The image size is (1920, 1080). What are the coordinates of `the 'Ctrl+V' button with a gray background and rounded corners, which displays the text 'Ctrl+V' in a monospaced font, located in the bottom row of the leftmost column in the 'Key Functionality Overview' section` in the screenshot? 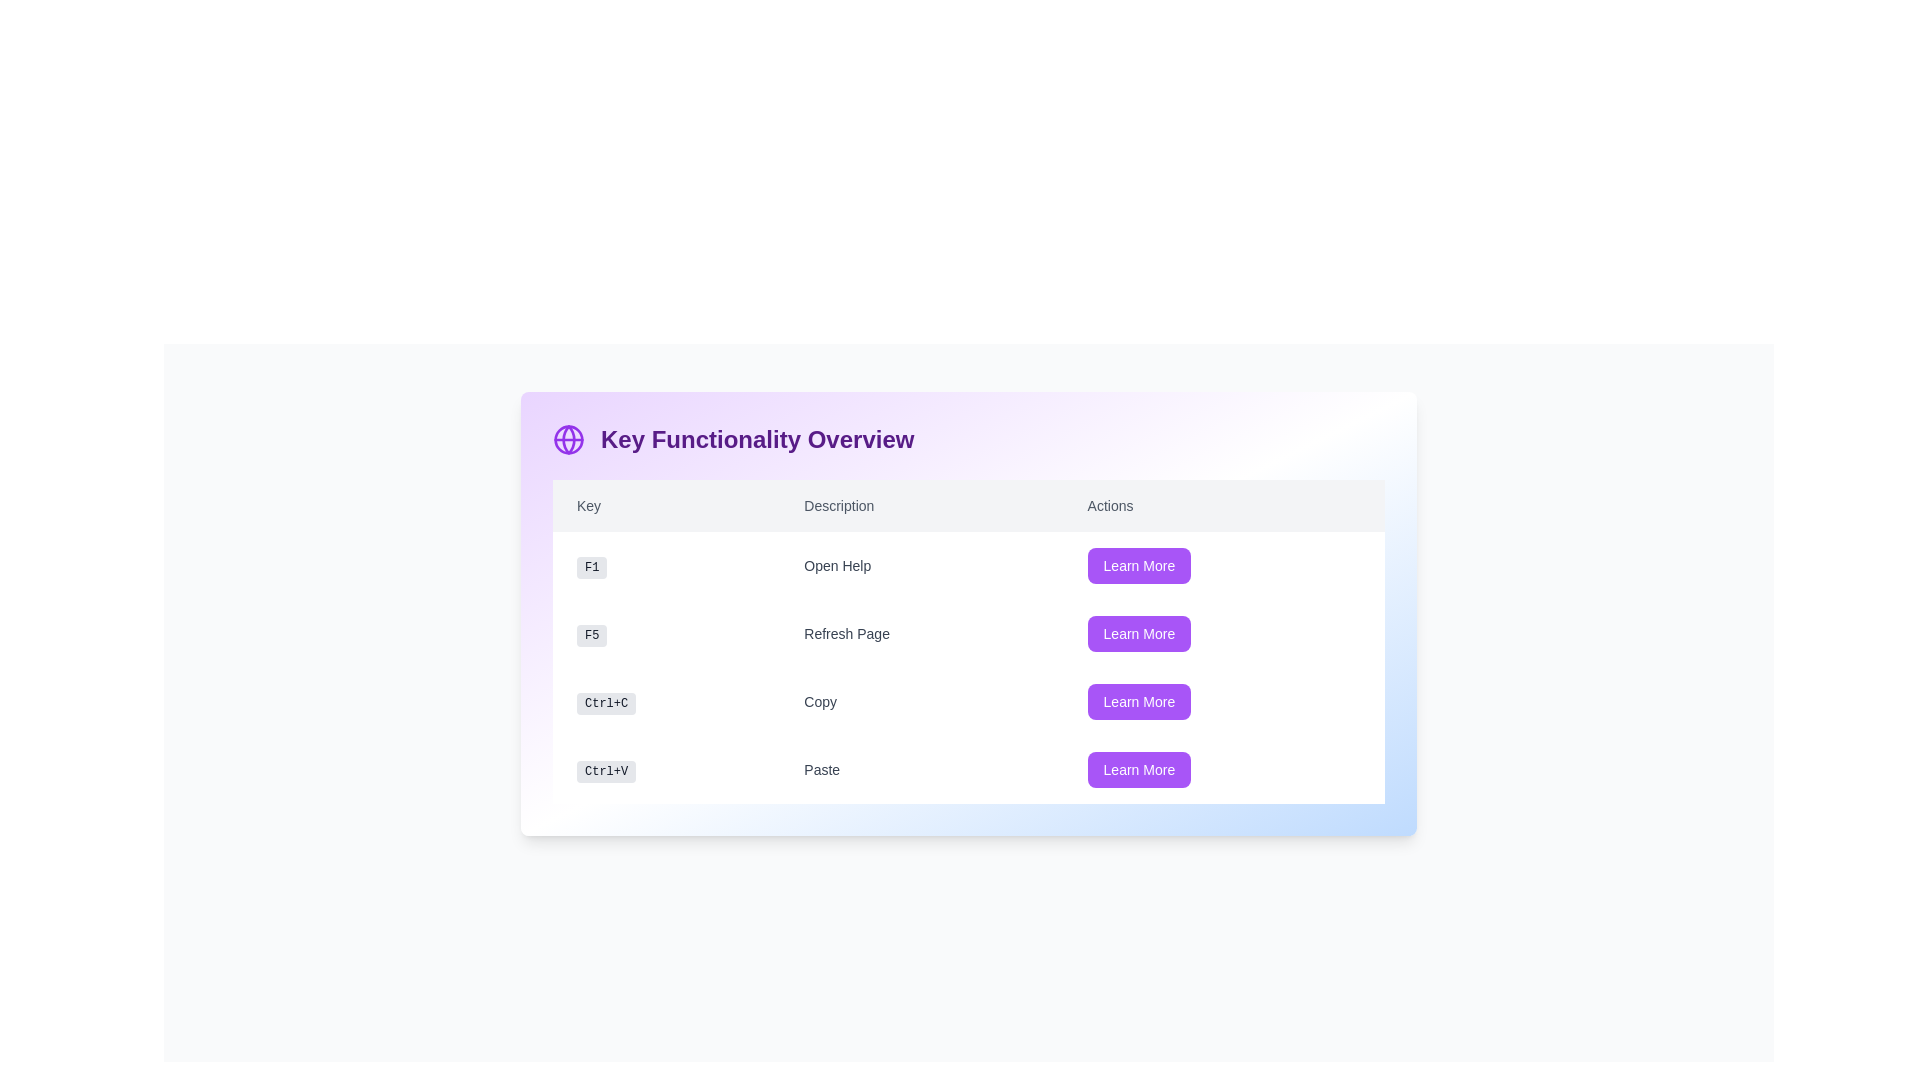 It's located at (605, 770).